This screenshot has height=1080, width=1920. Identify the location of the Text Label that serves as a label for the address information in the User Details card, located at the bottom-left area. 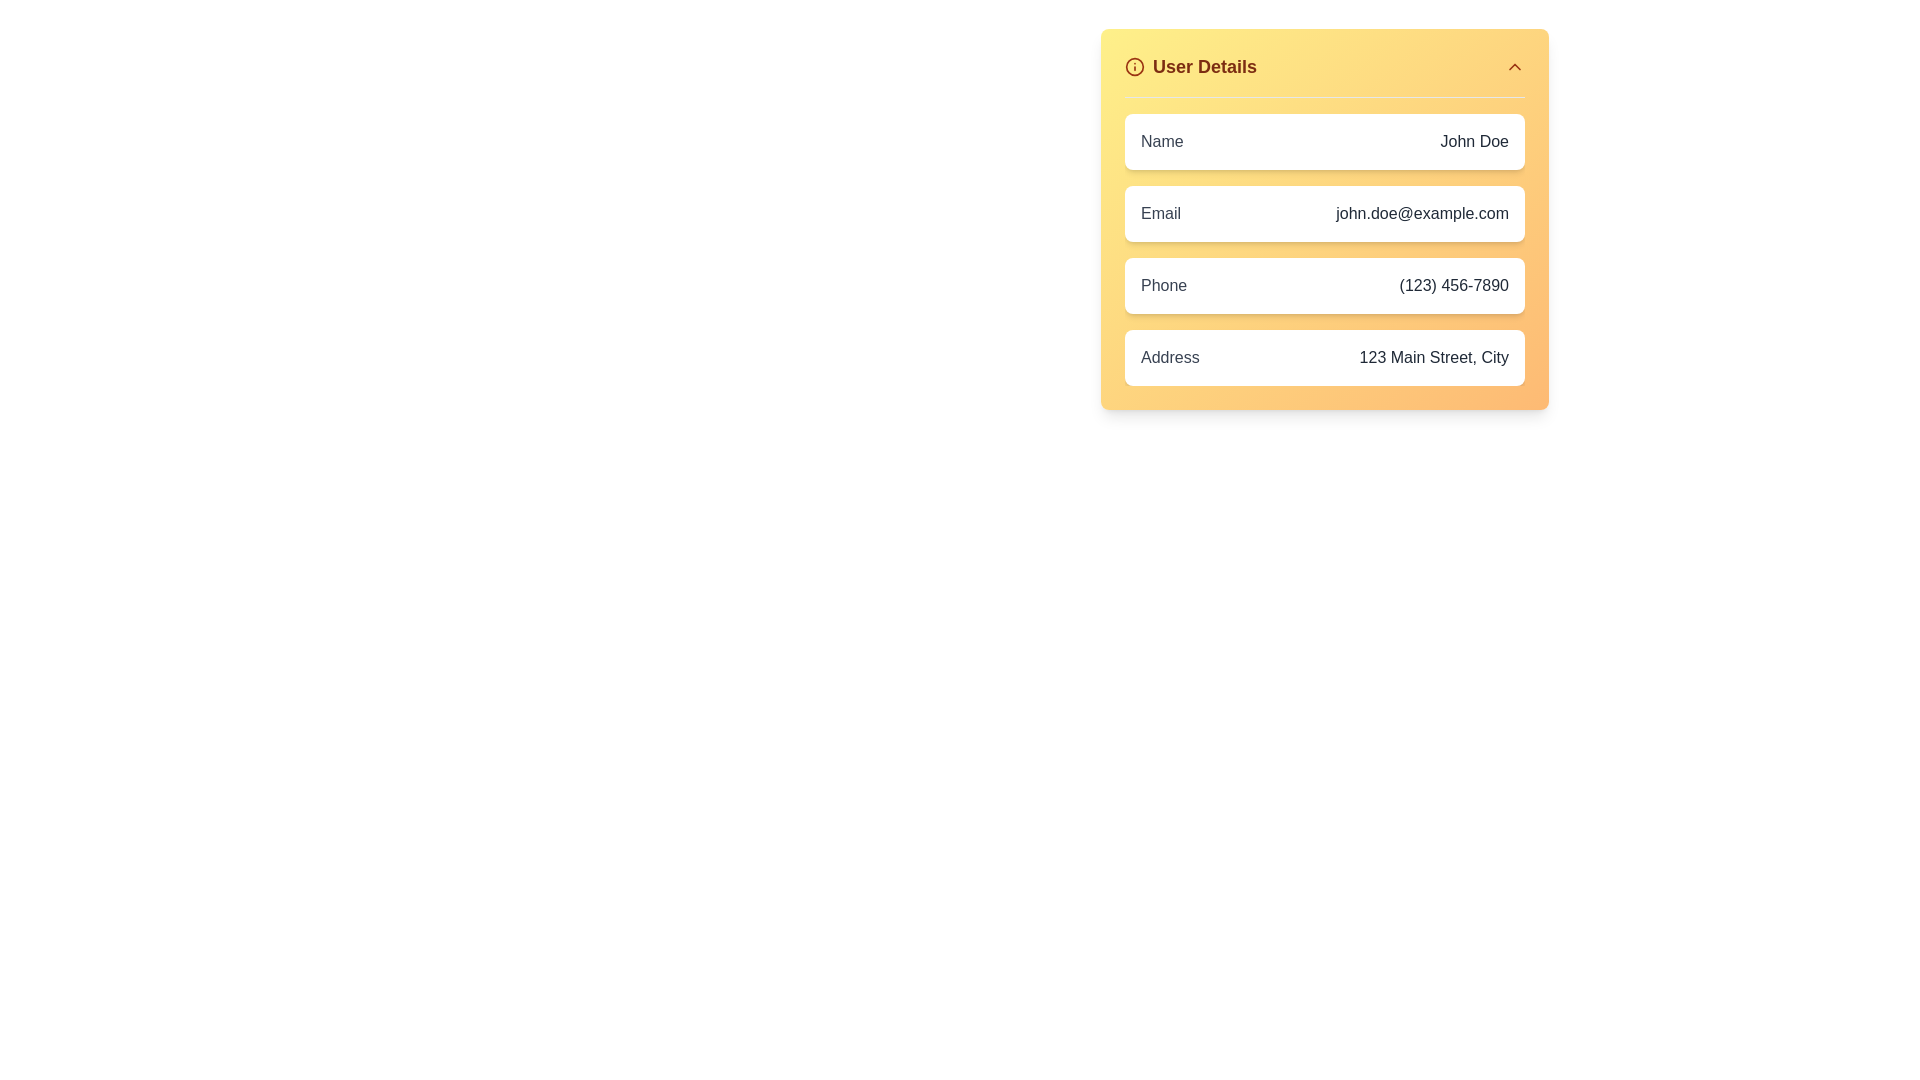
(1170, 357).